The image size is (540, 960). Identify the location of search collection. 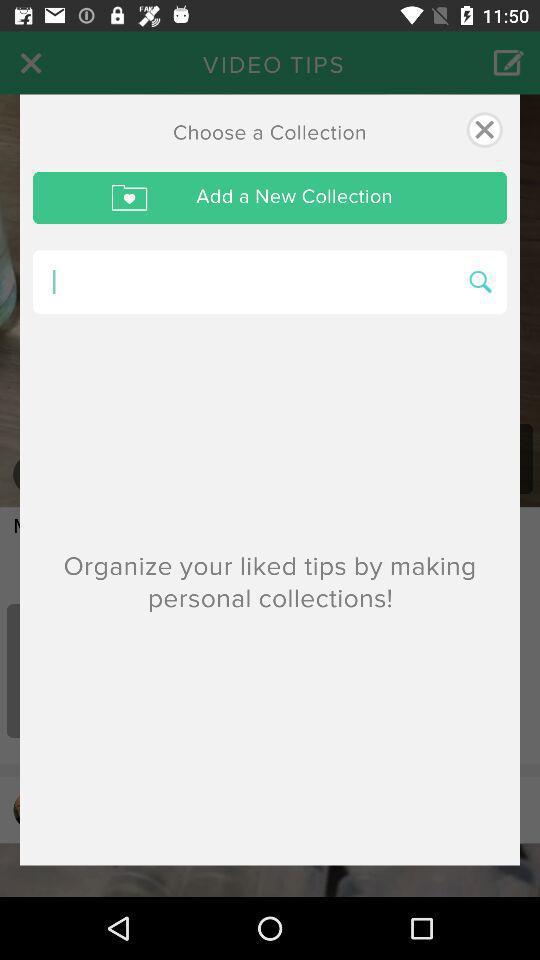
(243, 281).